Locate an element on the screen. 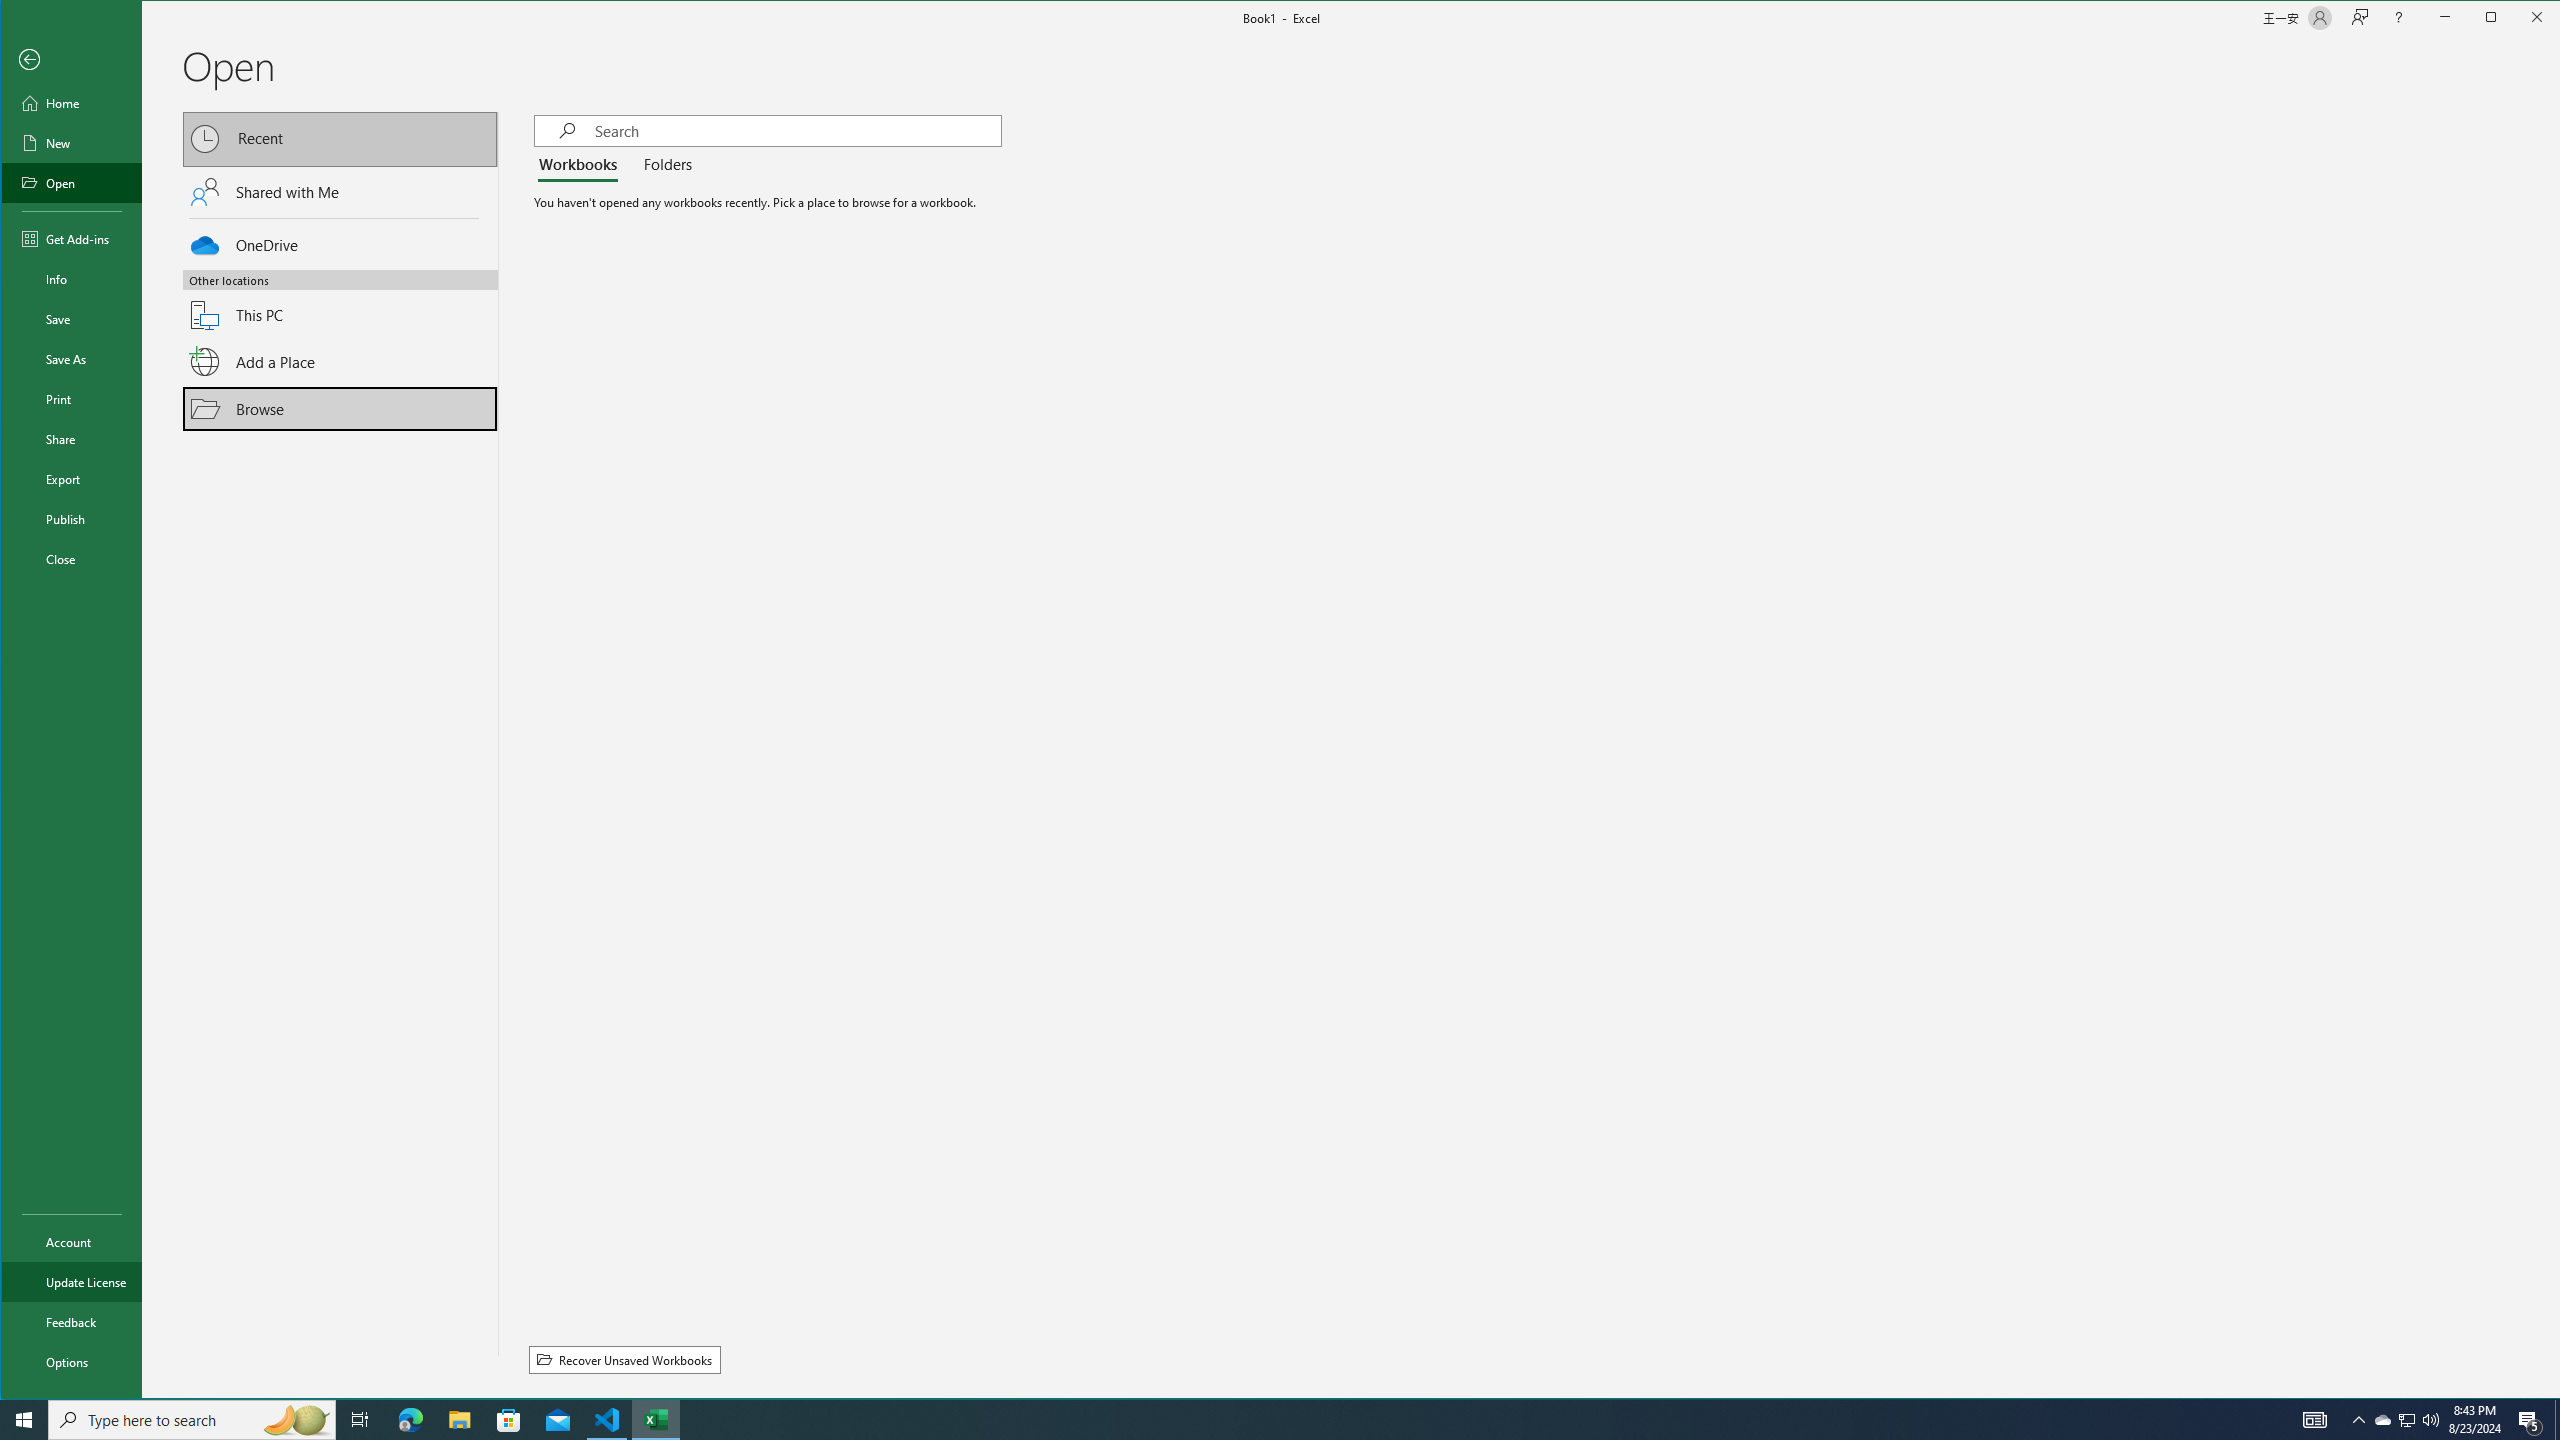 This screenshot has width=2560, height=1440. 'Options' is located at coordinates (70, 1362).